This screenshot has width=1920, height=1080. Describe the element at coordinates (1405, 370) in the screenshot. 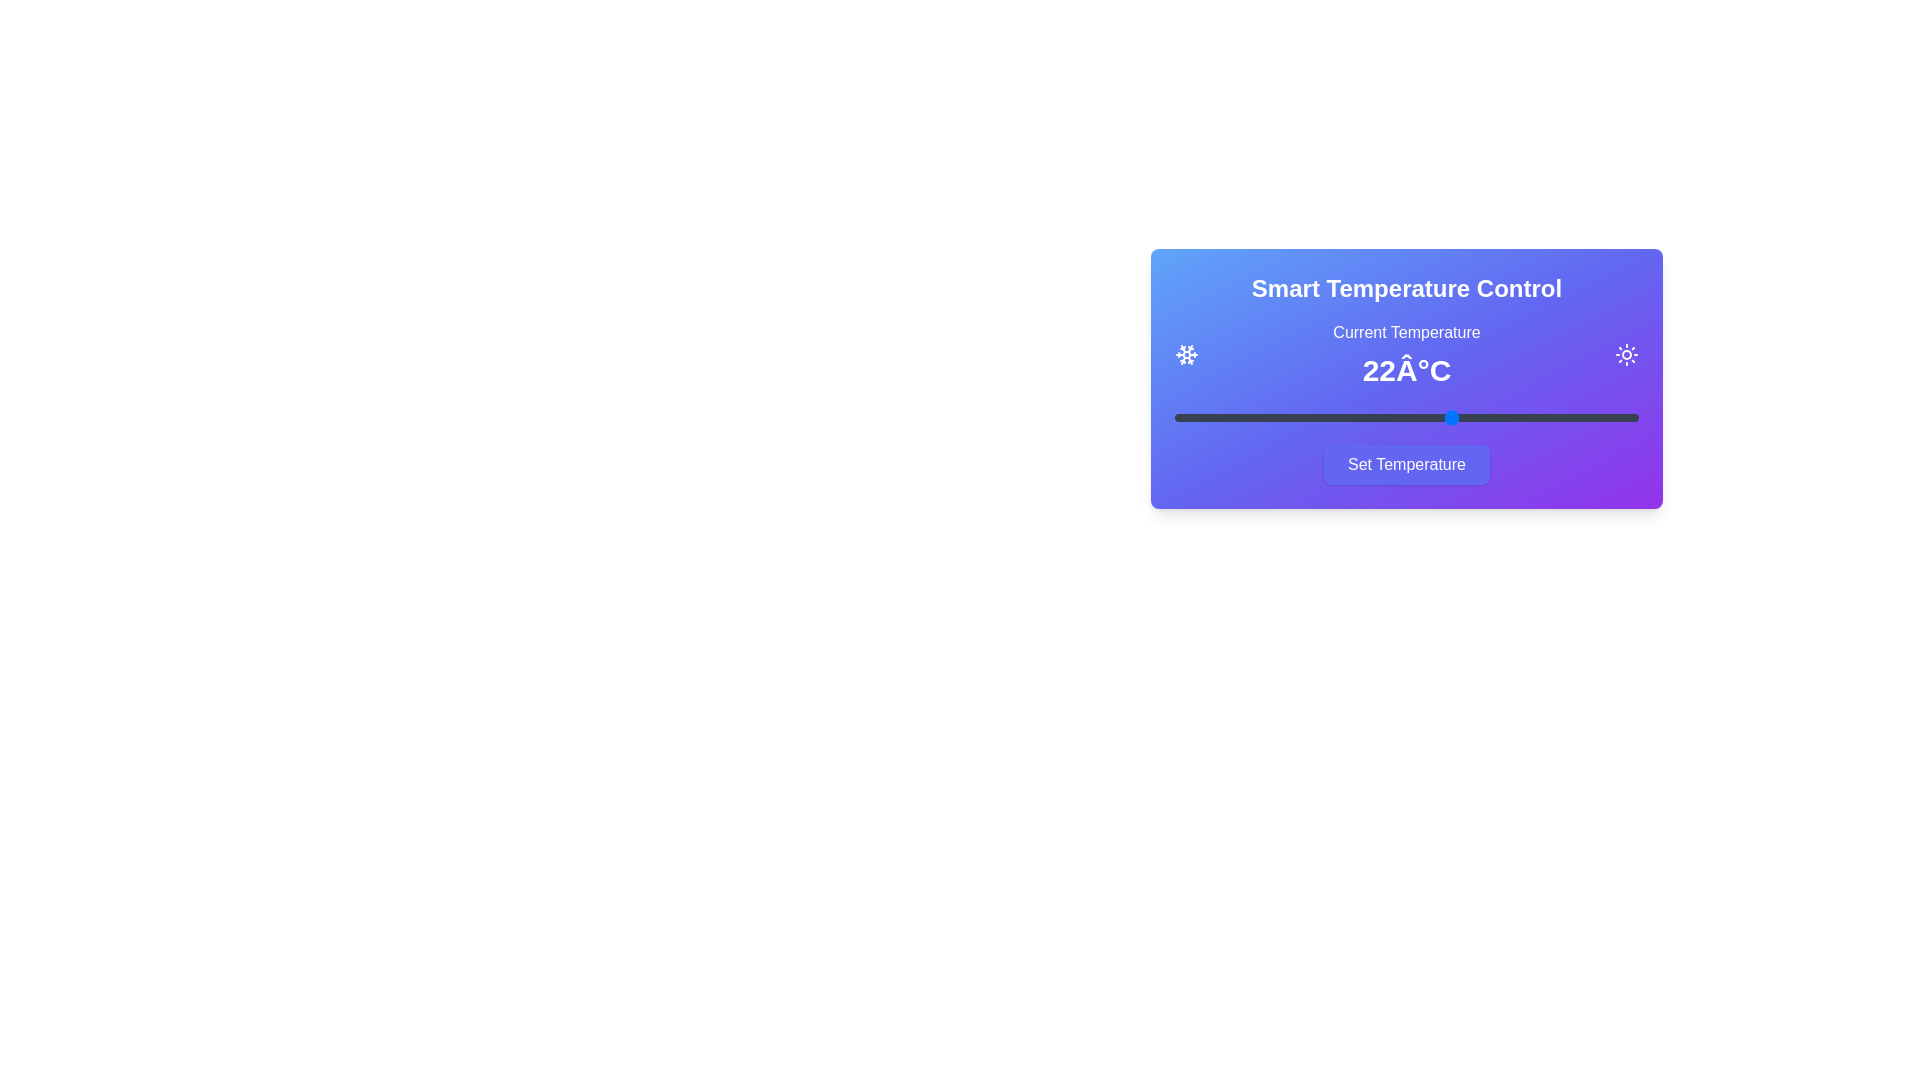

I see `the temperature display element, which is styled with a large and bold font and is positioned below the 'Current Temperature' text in the upper-middle section of the interface` at that location.